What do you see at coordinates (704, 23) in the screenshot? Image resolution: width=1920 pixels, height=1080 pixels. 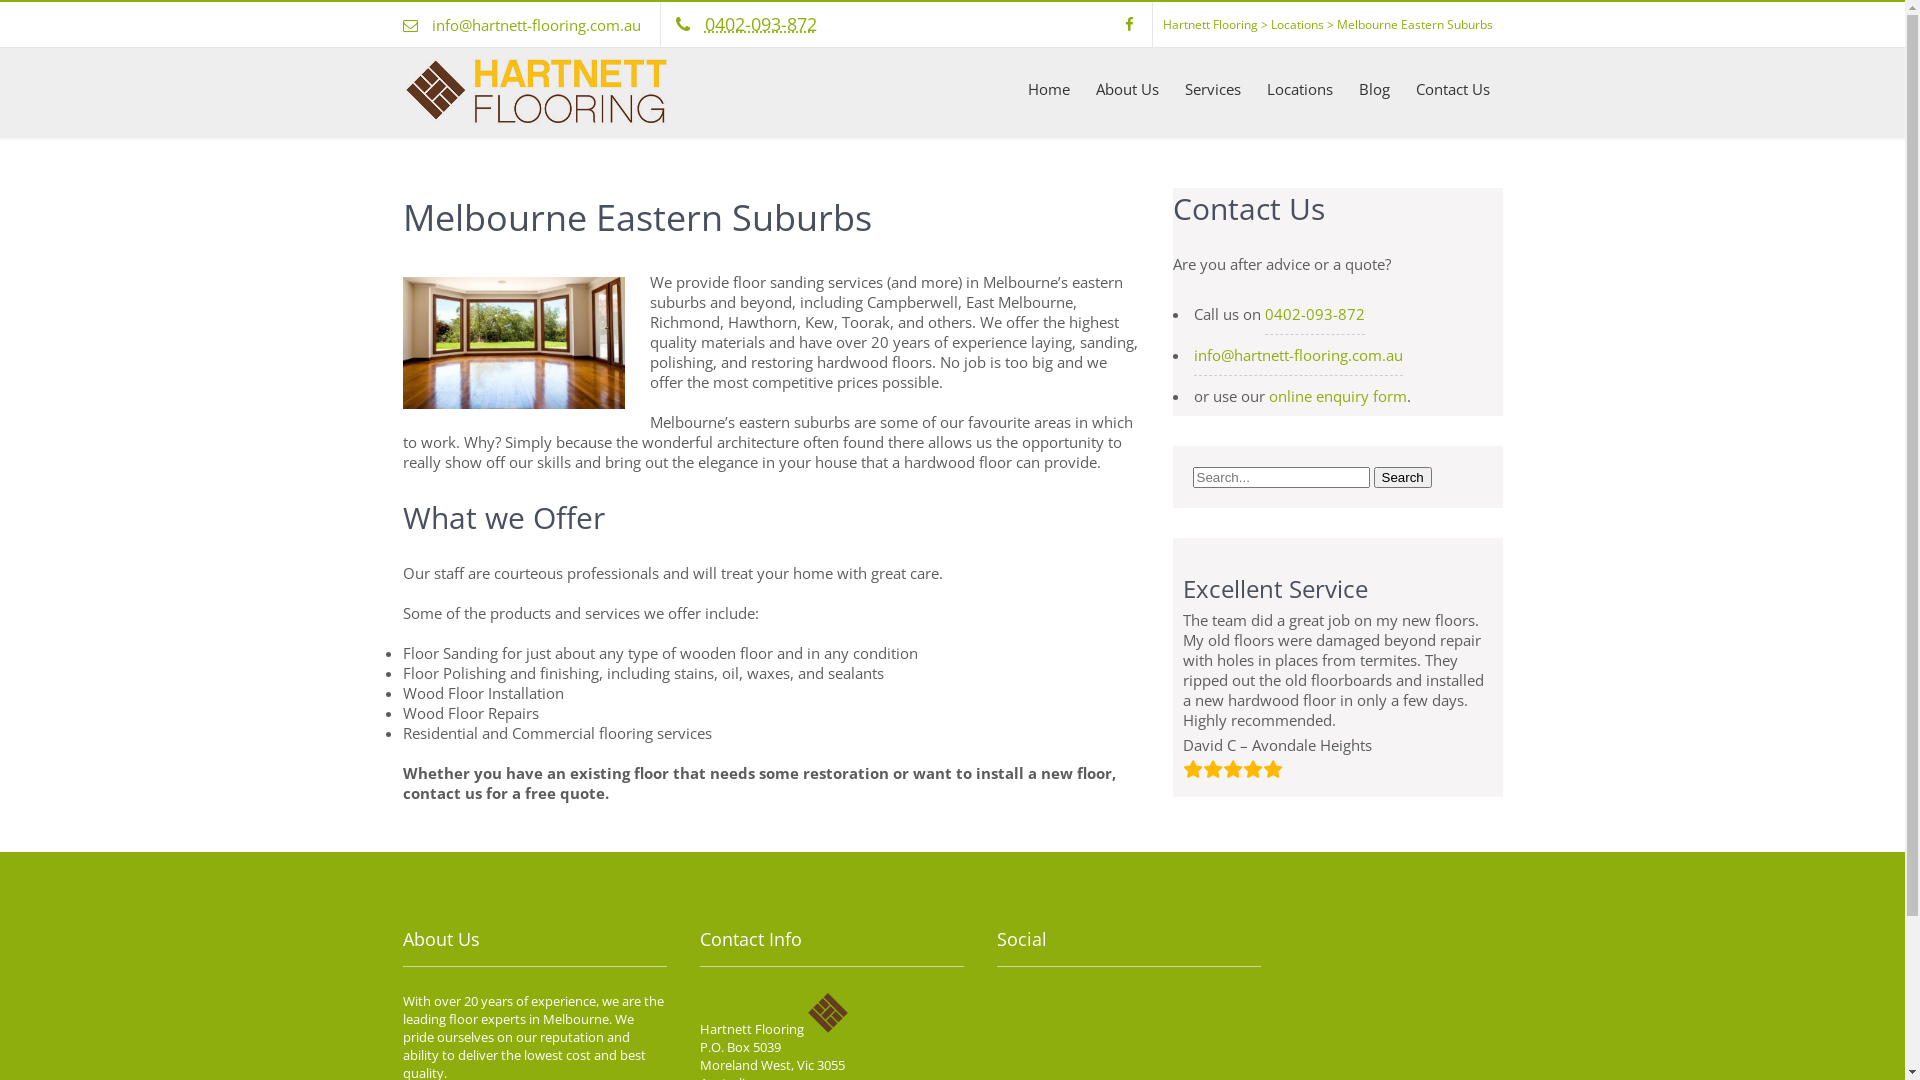 I see `'0402-093-872'` at bounding box center [704, 23].